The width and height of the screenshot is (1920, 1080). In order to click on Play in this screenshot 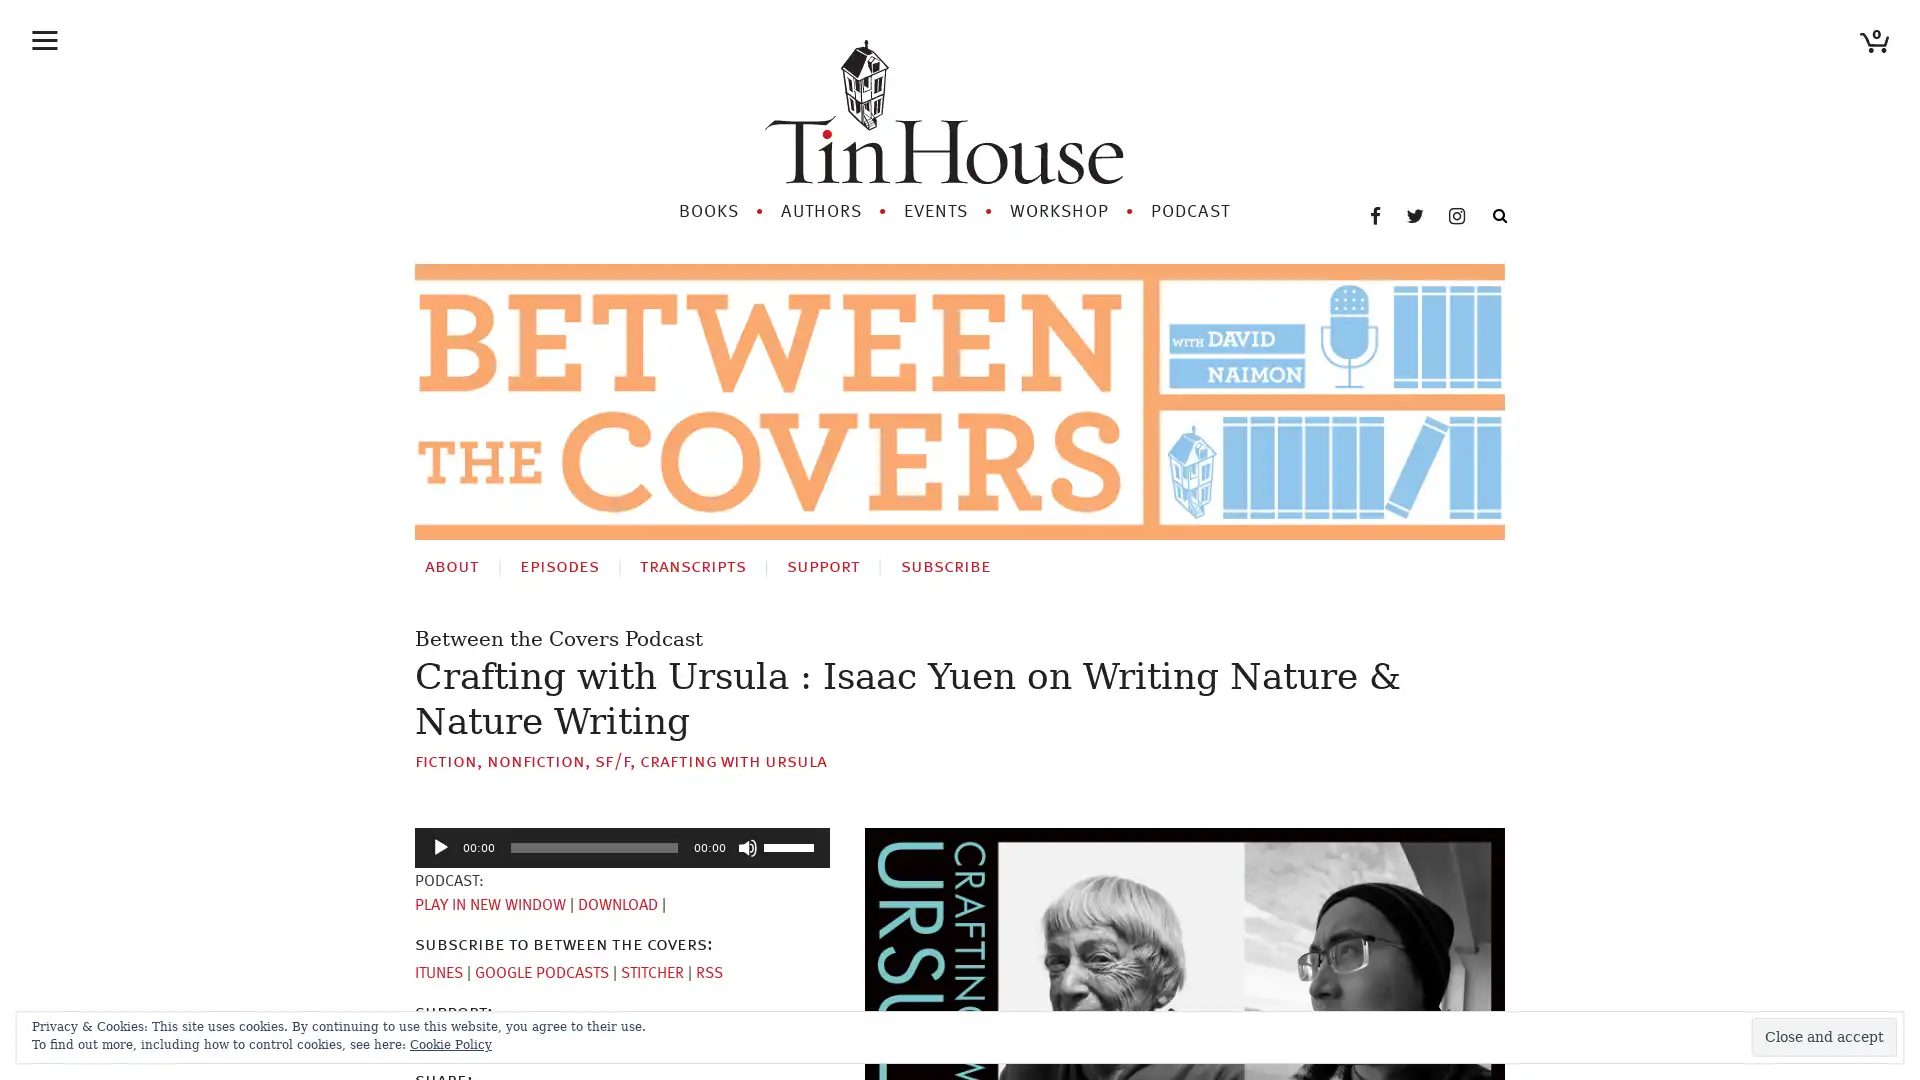, I will do `click(440, 847)`.